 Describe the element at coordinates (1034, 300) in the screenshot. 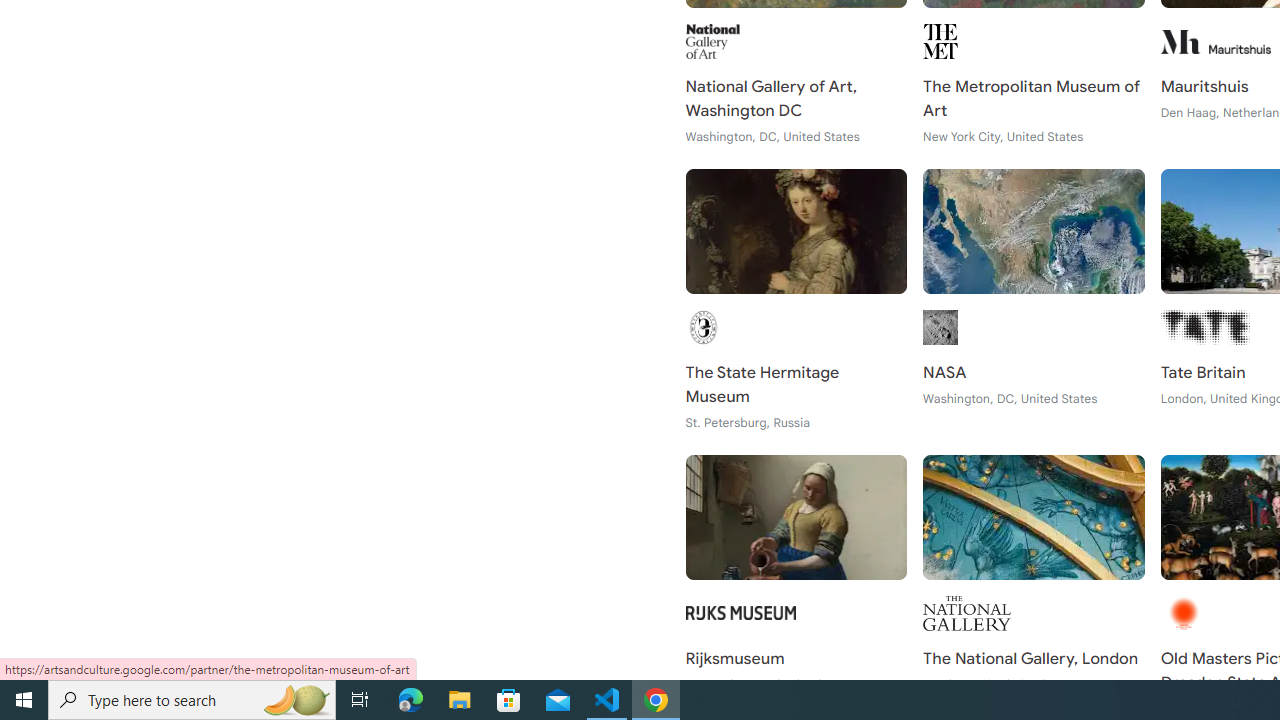

I see `'NASA Washington, DC, United States'` at that location.